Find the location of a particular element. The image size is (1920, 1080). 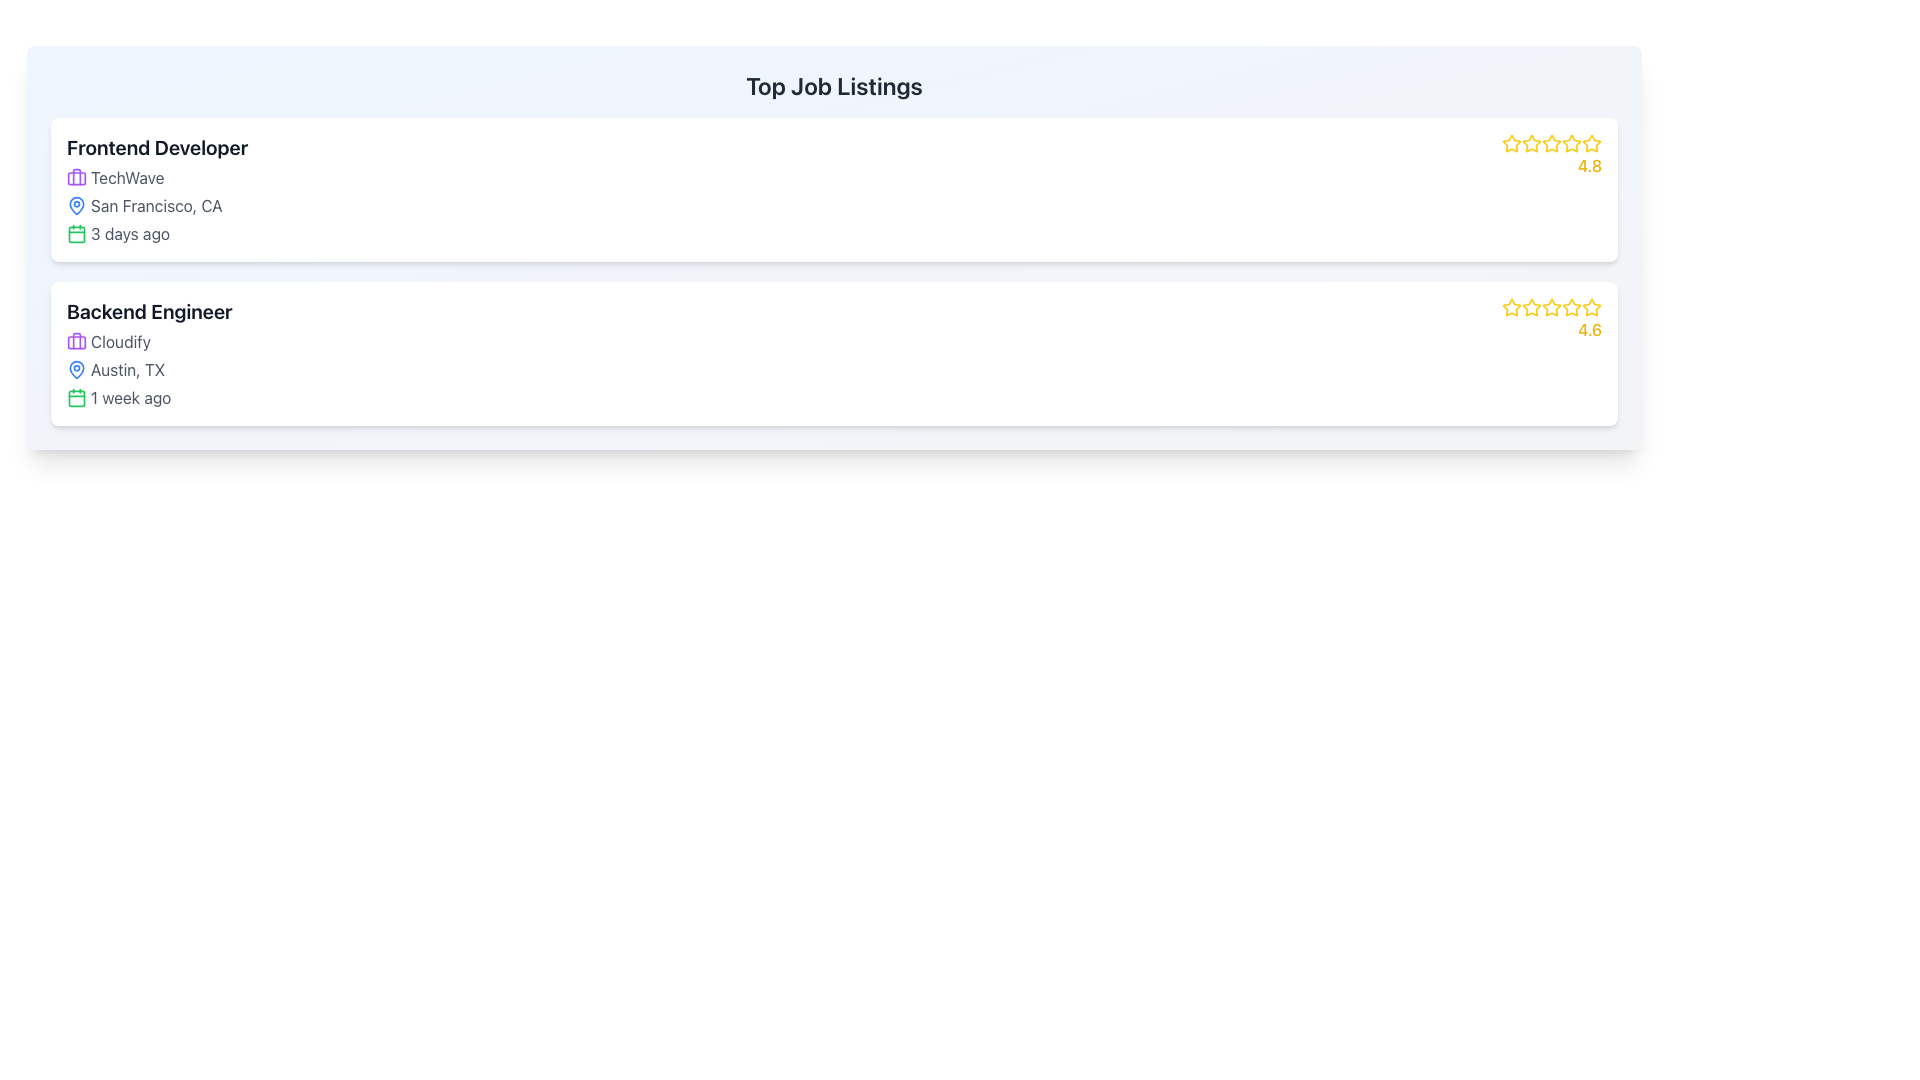

the fourth star in the rating component of the 'Frontend Developer' job listing is located at coordinates (1569, 141).